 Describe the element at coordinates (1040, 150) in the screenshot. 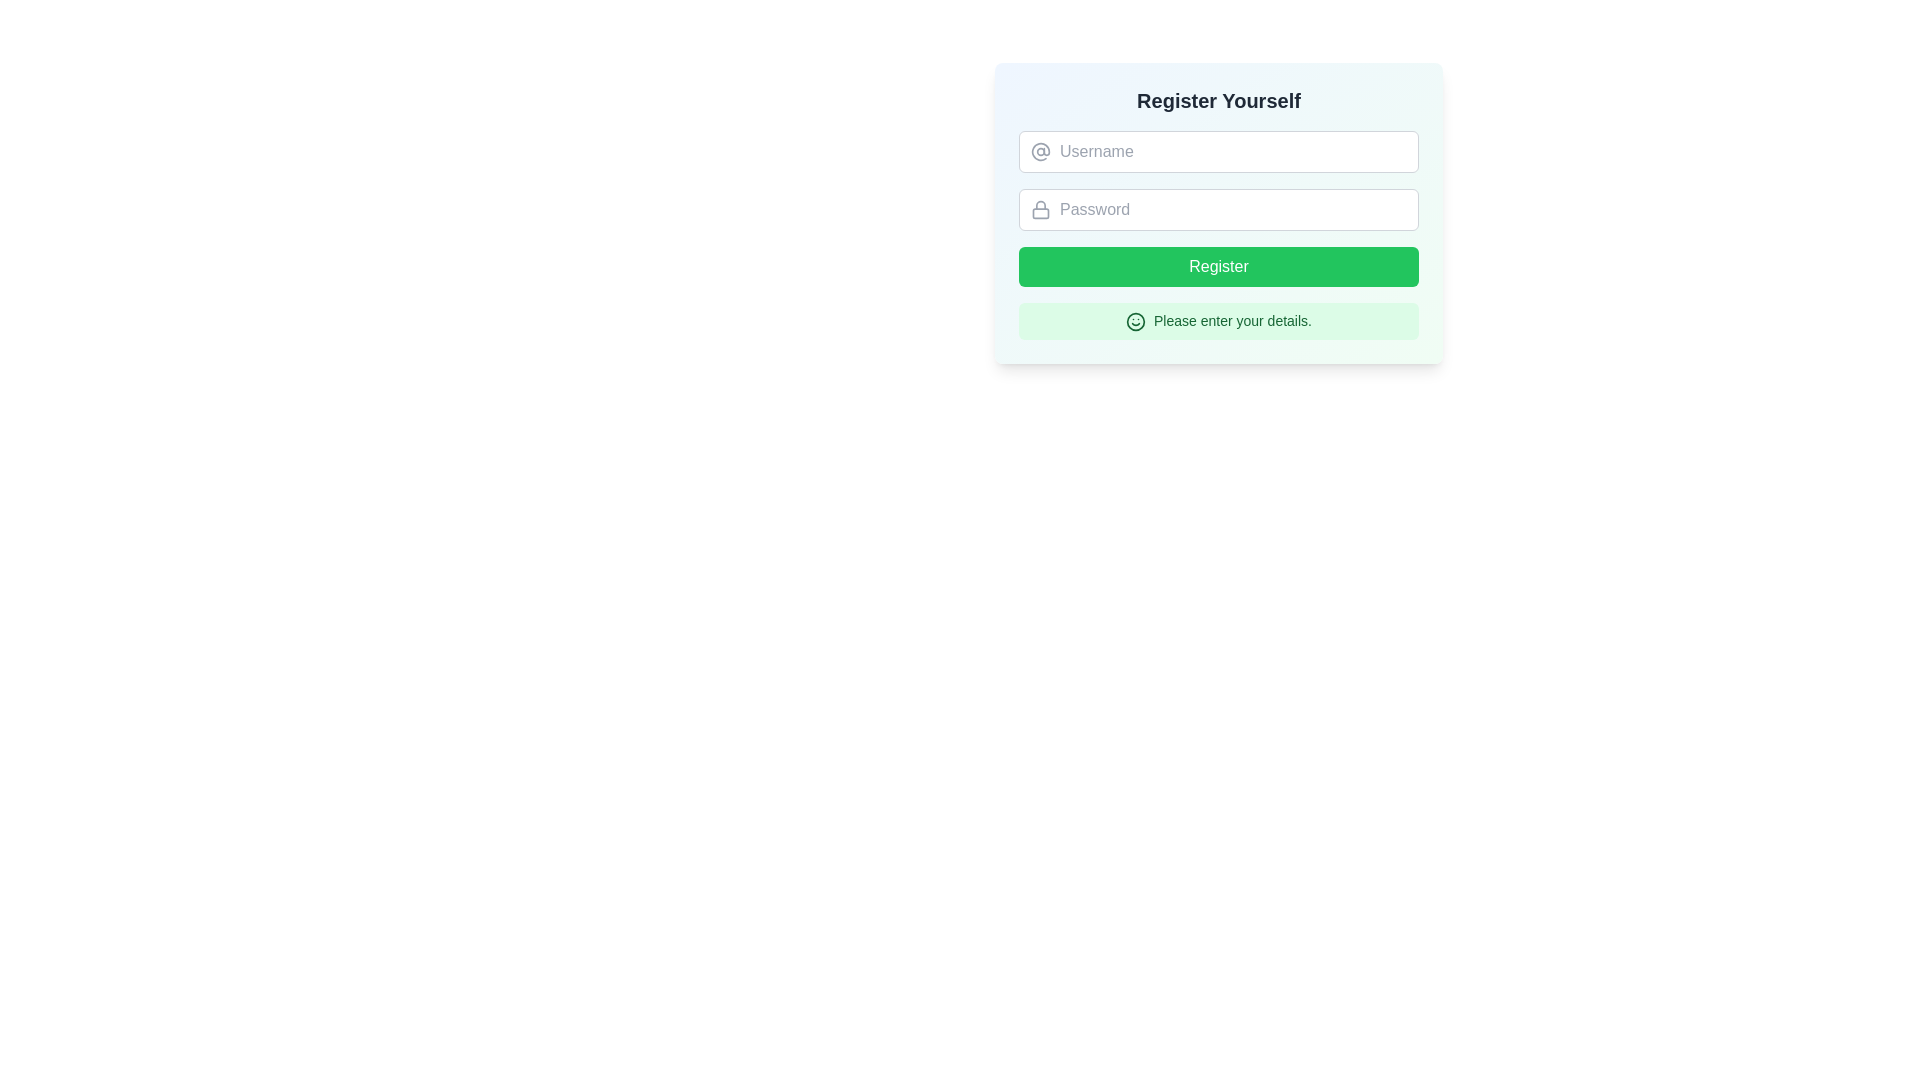

I see `the circular '@' icon located on the left side of the 'Username' input field` at that location.